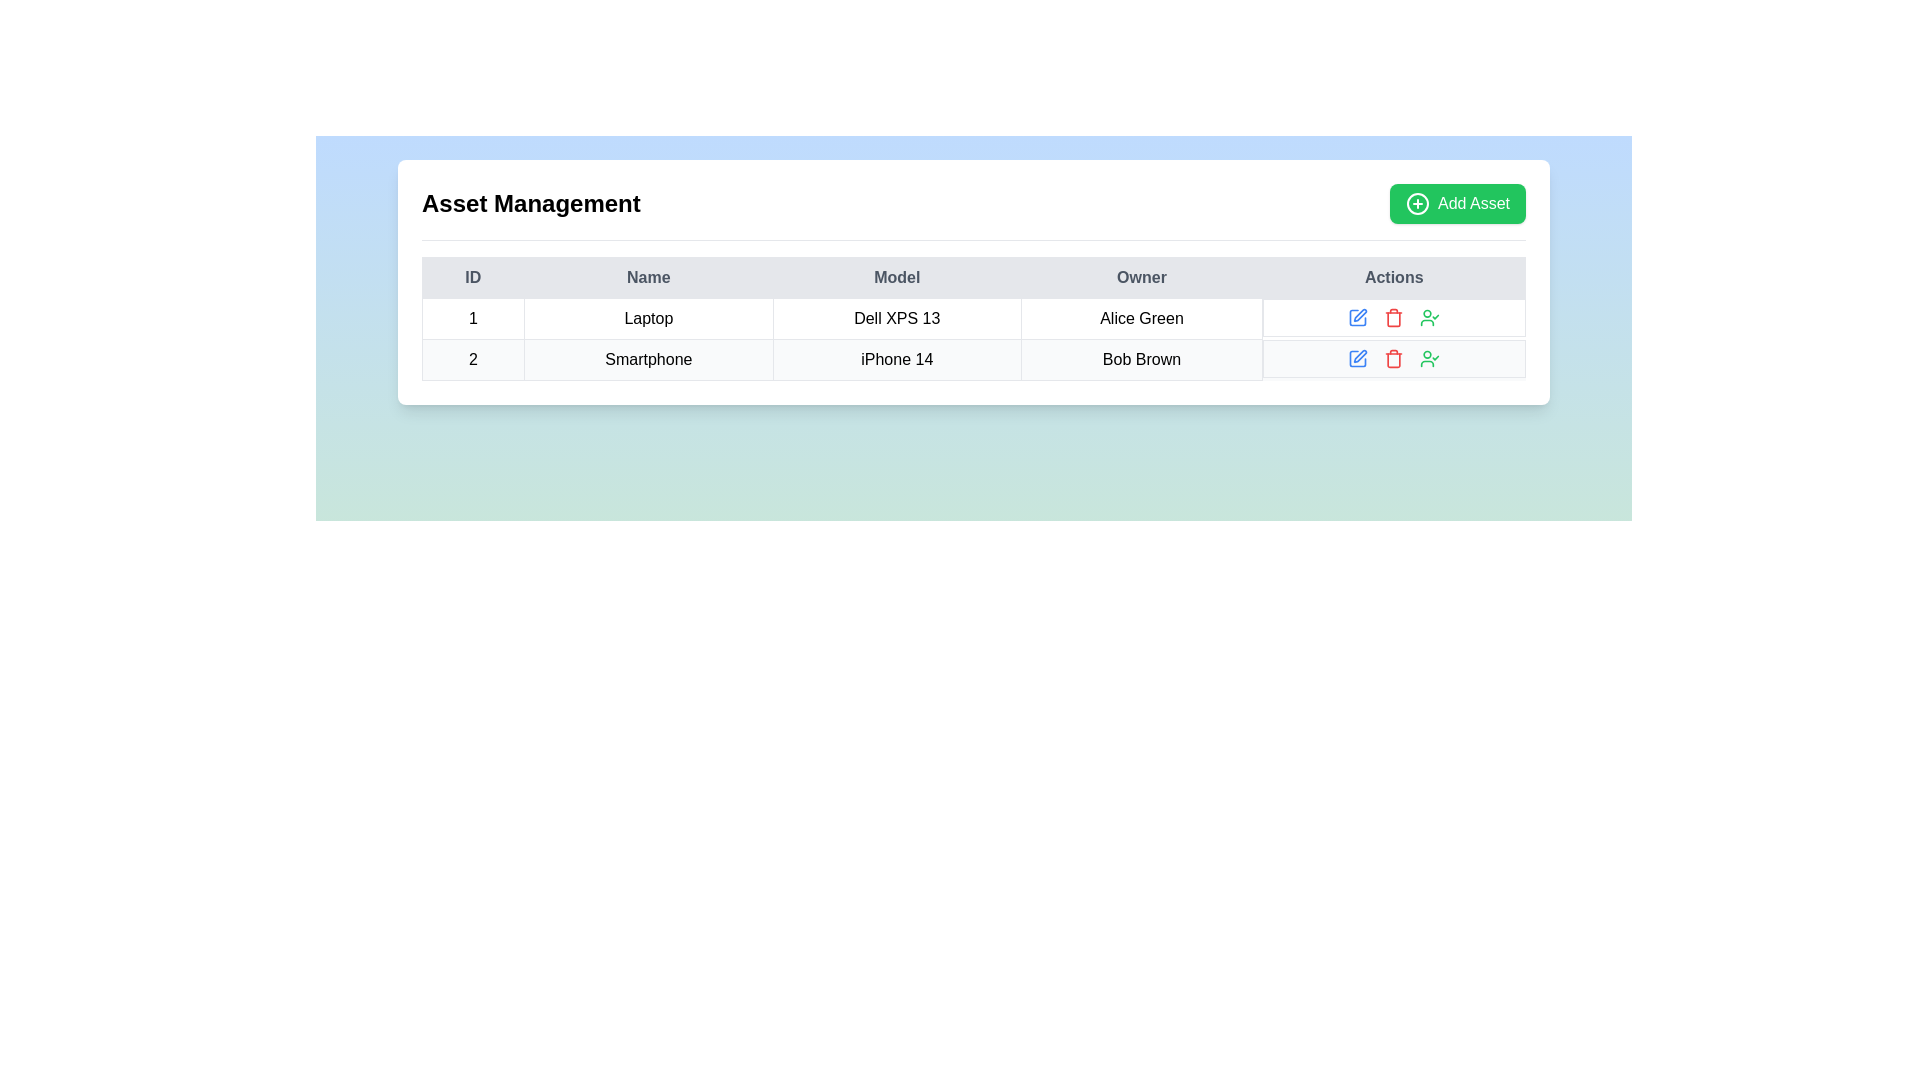 The image size is (1920, 1080). What do you see at coordinates (1393, 316) in the screenshot?
I see `the inline action button group in the 'Actions' column of the first row` at bounding box center [1393, 316].